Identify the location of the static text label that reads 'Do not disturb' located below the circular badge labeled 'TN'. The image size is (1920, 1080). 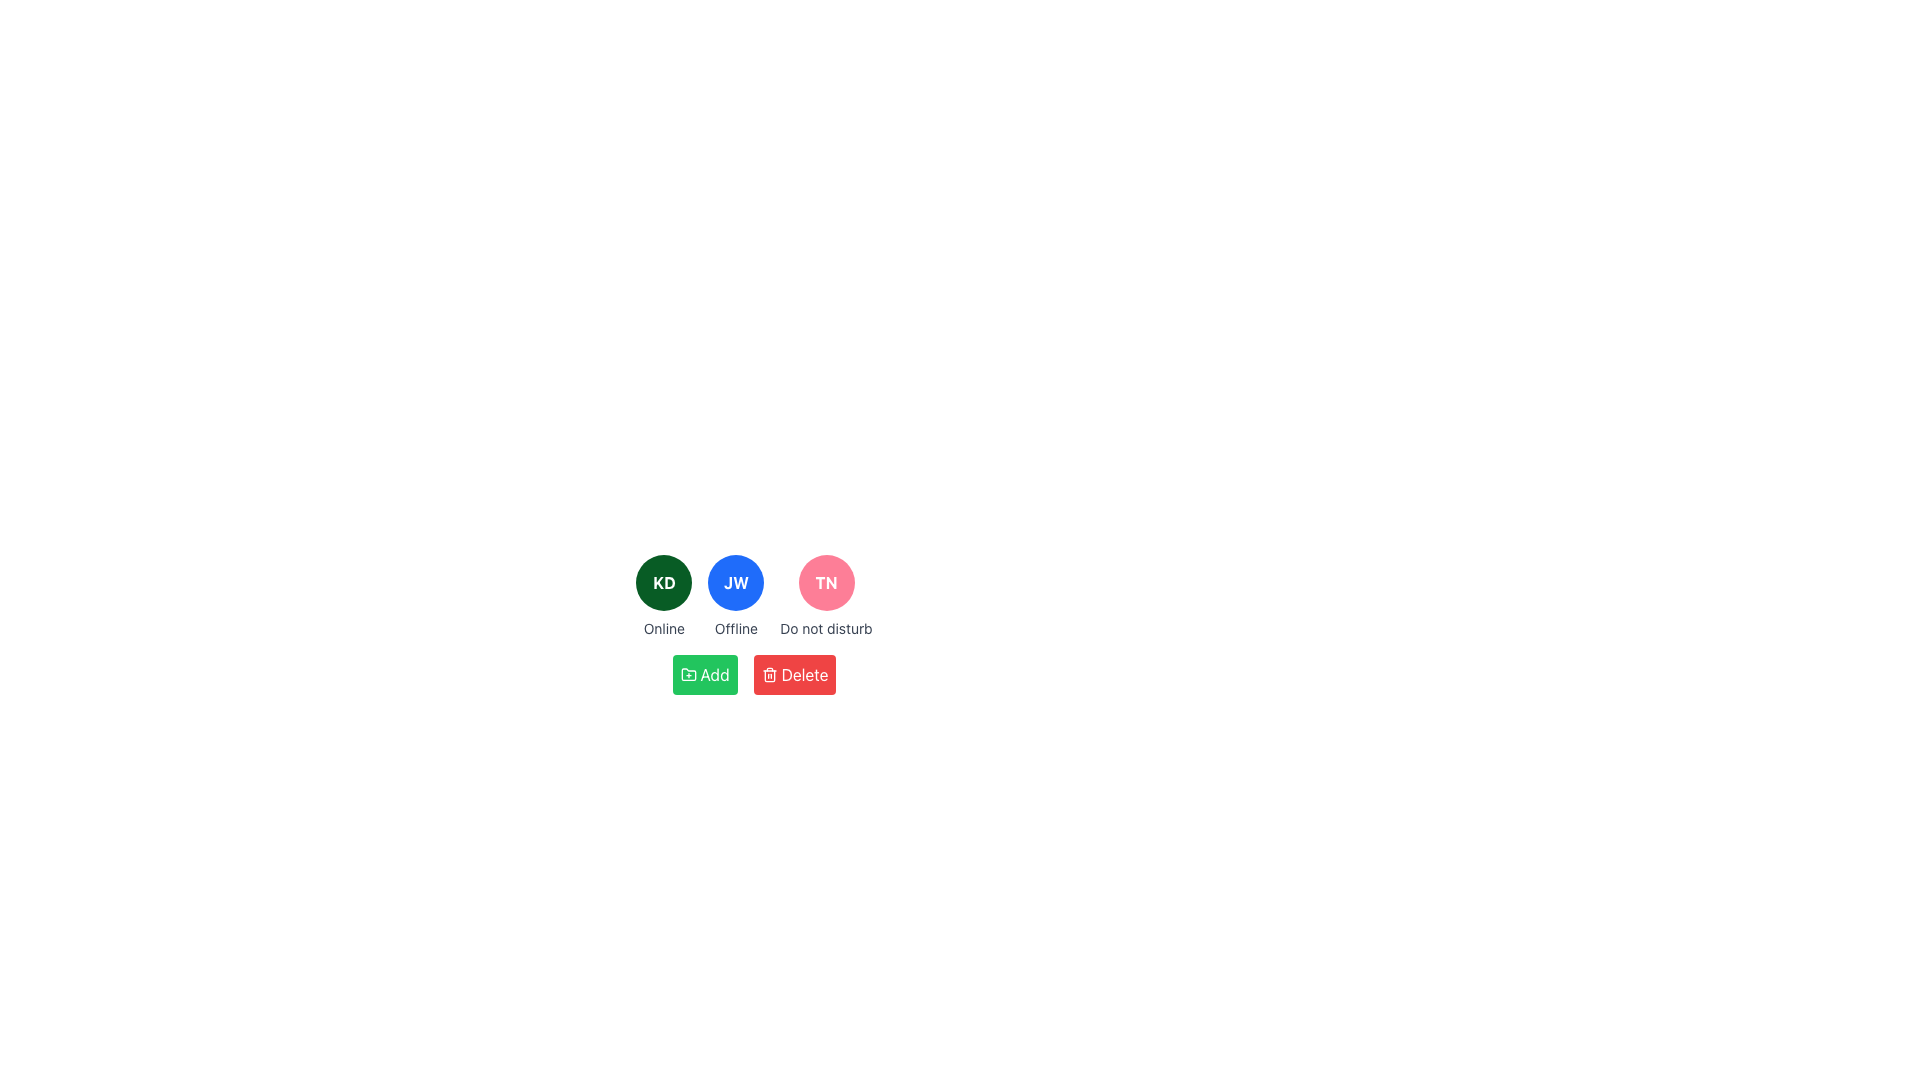
(826, 627).